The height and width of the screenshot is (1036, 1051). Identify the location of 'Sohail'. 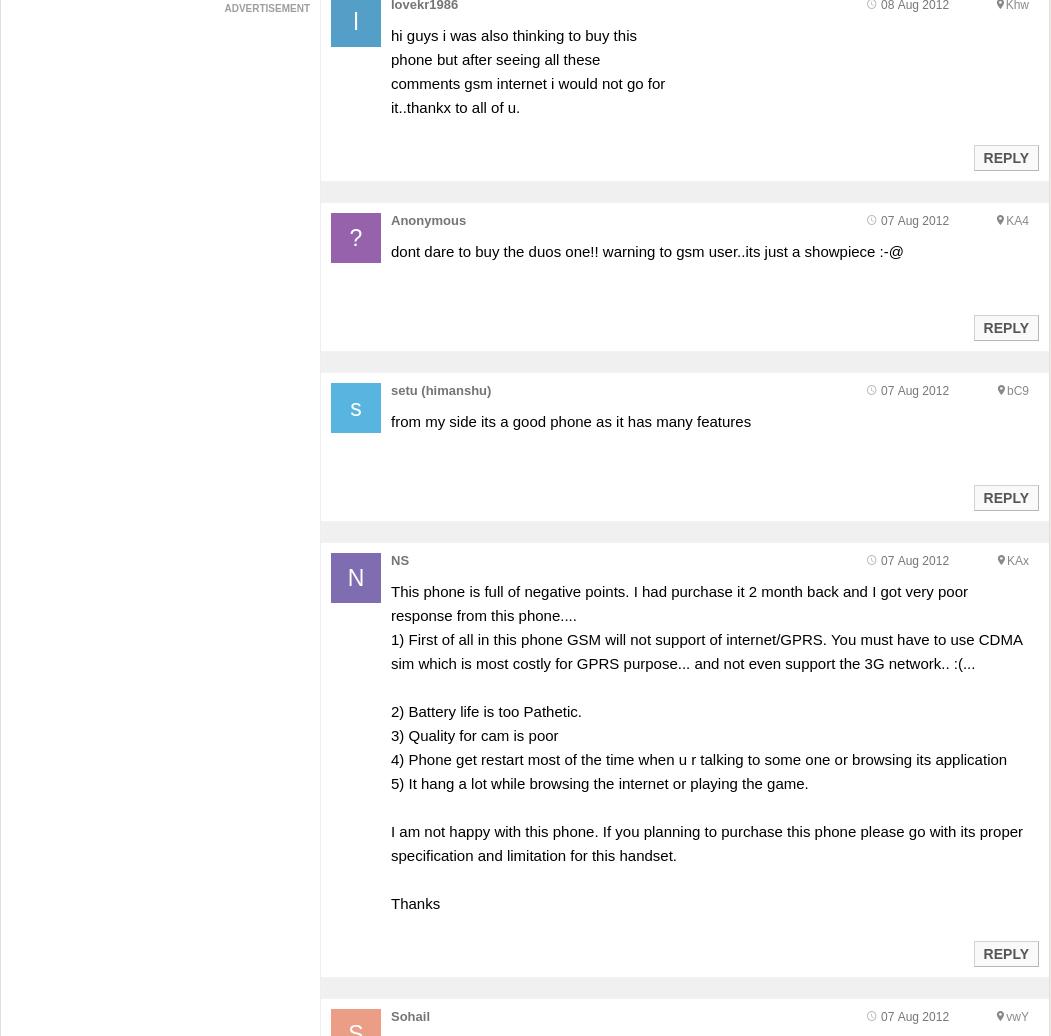
(410, 1016).